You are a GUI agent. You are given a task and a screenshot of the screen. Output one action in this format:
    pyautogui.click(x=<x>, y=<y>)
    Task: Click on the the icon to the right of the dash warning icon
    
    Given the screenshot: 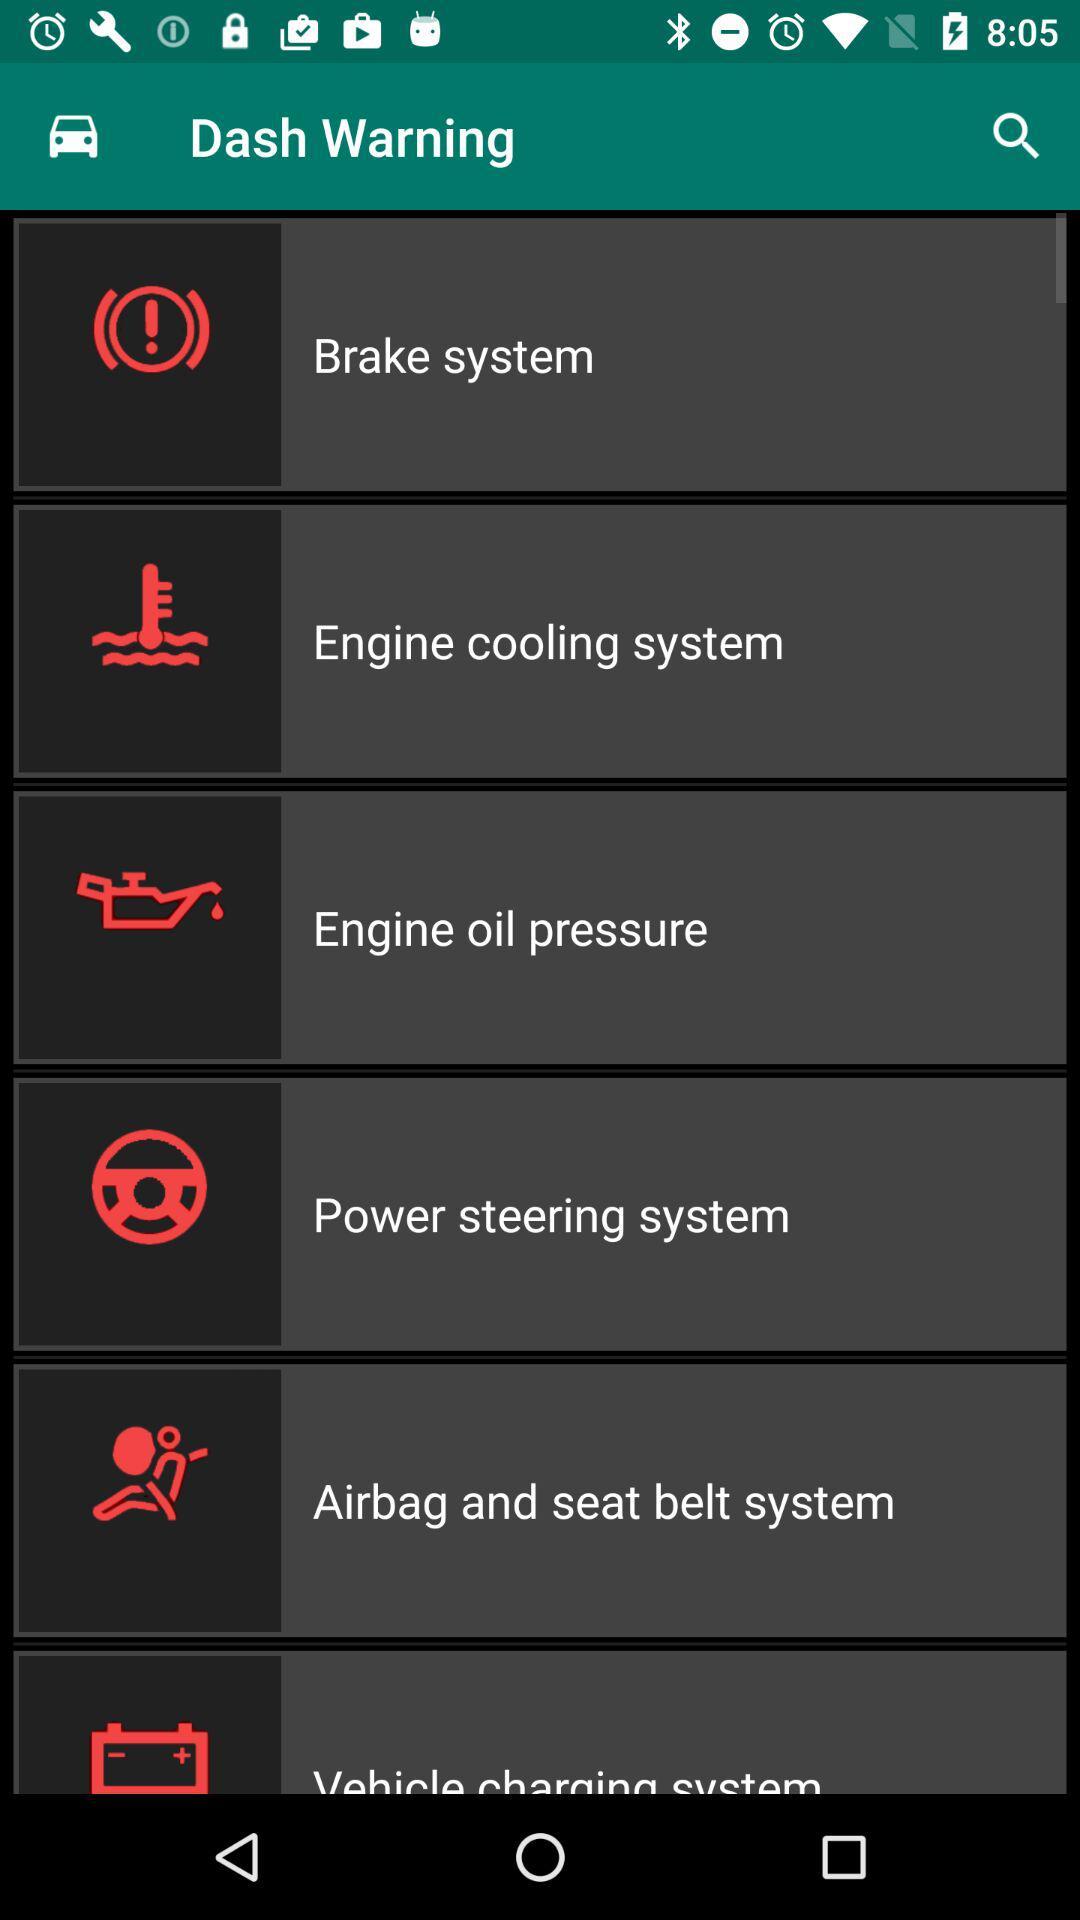 What is the action you would take?
    pyautogui.click(x=1017, y=135)
    